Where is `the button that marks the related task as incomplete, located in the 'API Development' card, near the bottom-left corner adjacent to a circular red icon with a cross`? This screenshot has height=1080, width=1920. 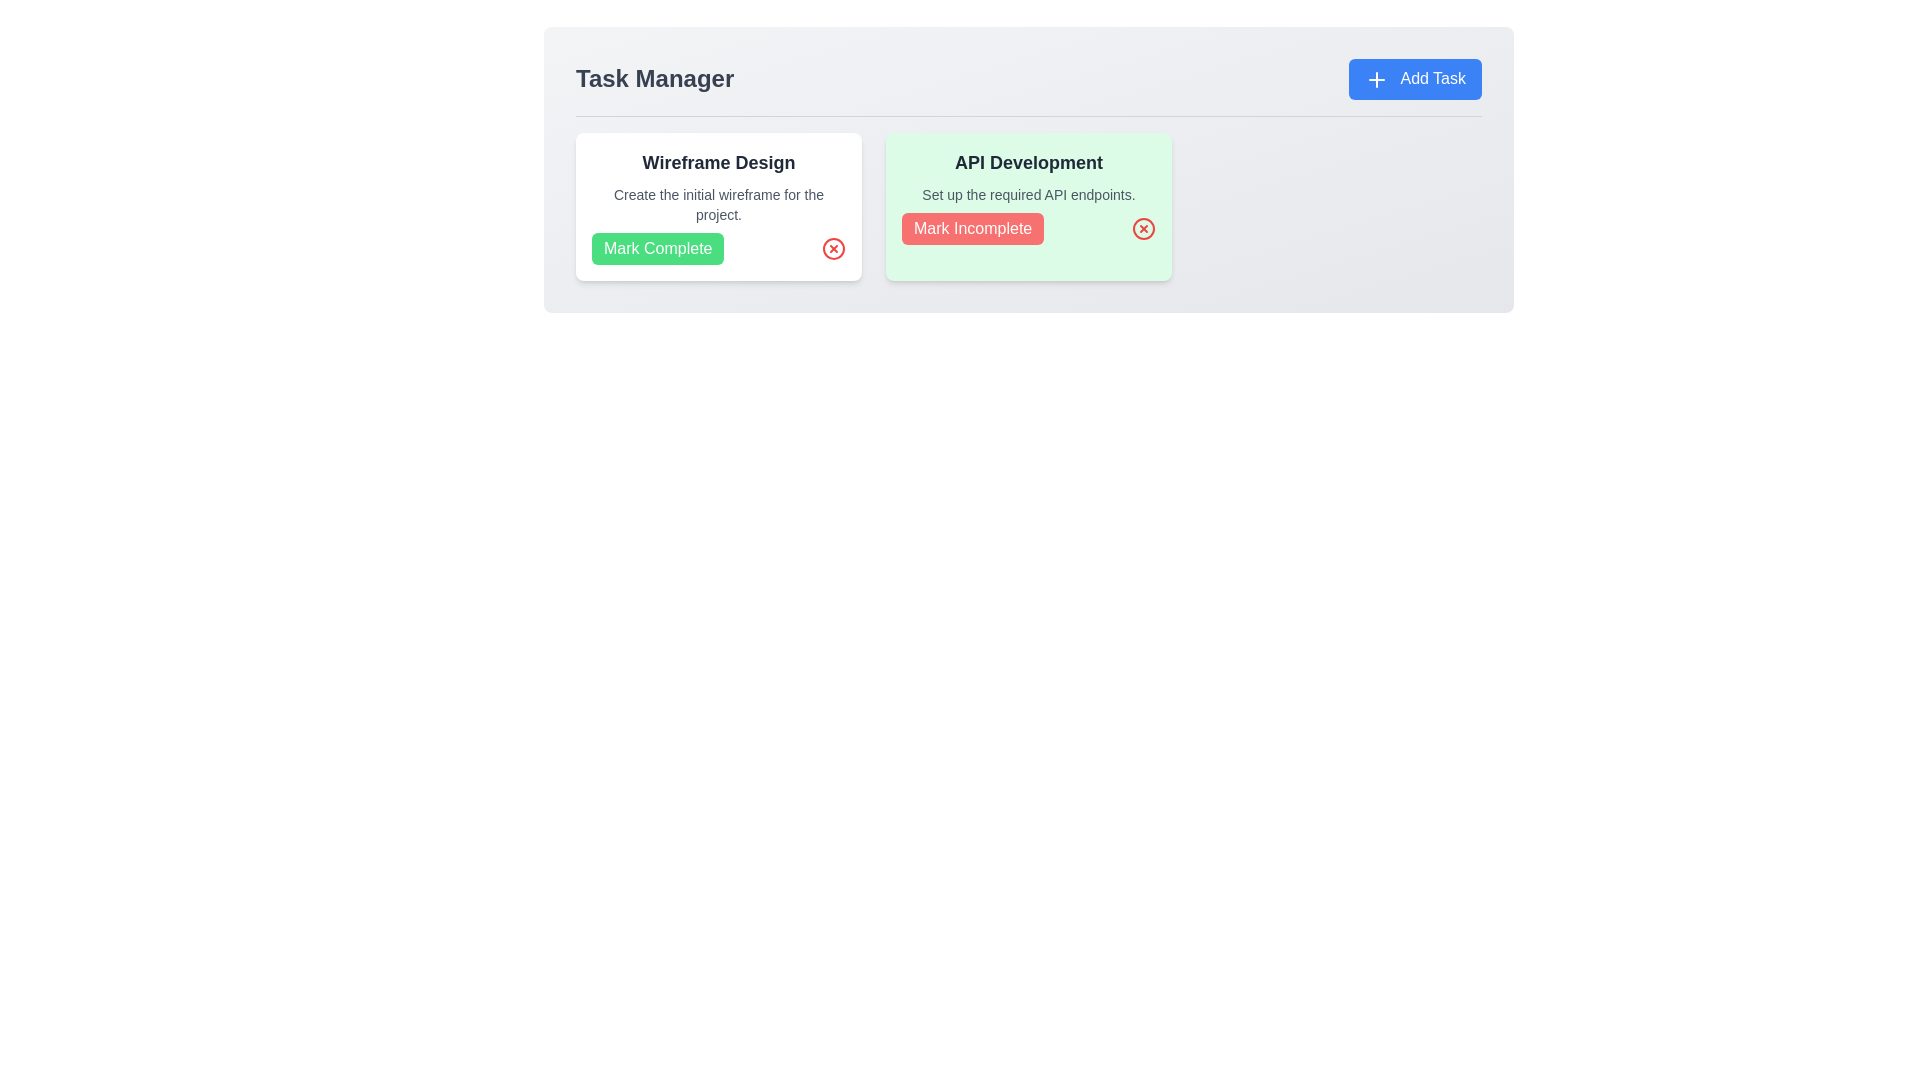
the button that marks the related task as incomplete, located in the 'API Development' card, near the bottom-left corner adjacent to a circular red icon with a cross is located at coordinates (973, 227).